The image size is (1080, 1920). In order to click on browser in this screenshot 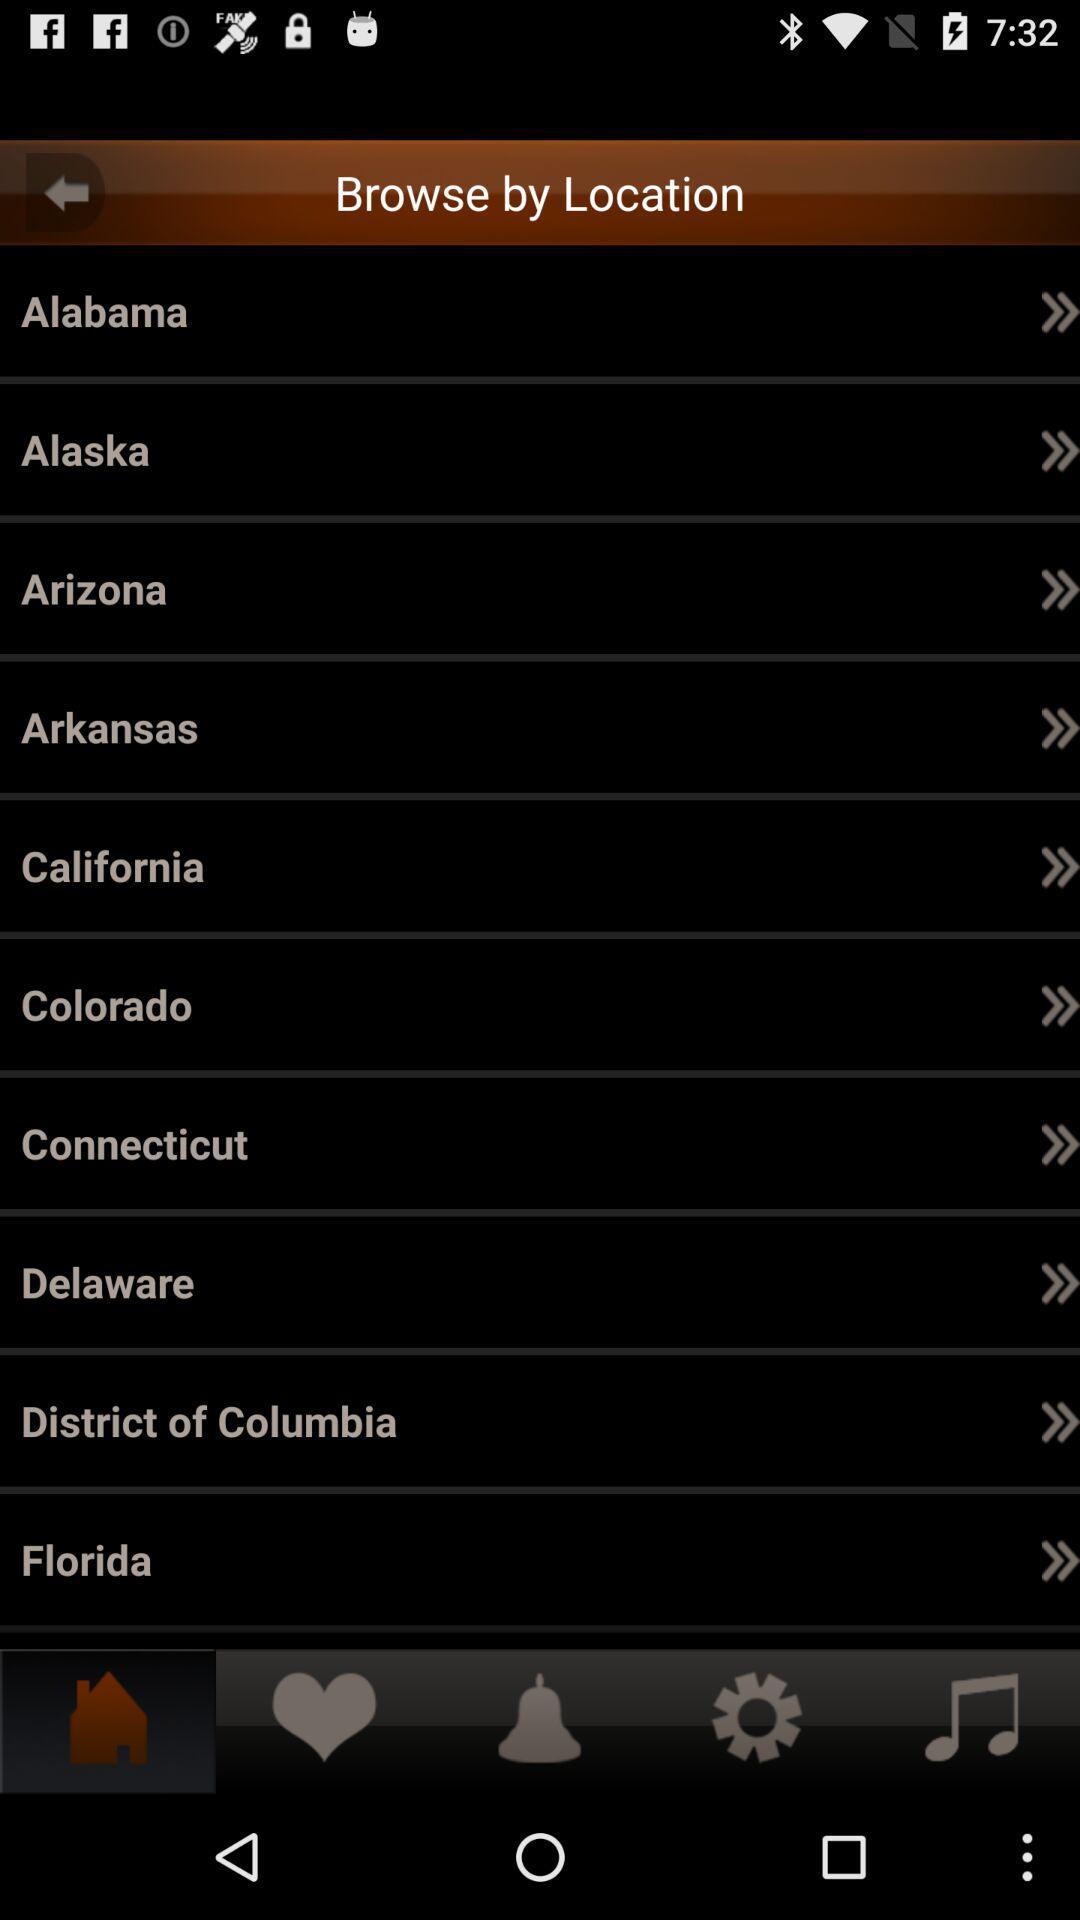, I will do `click(540, 100)`.